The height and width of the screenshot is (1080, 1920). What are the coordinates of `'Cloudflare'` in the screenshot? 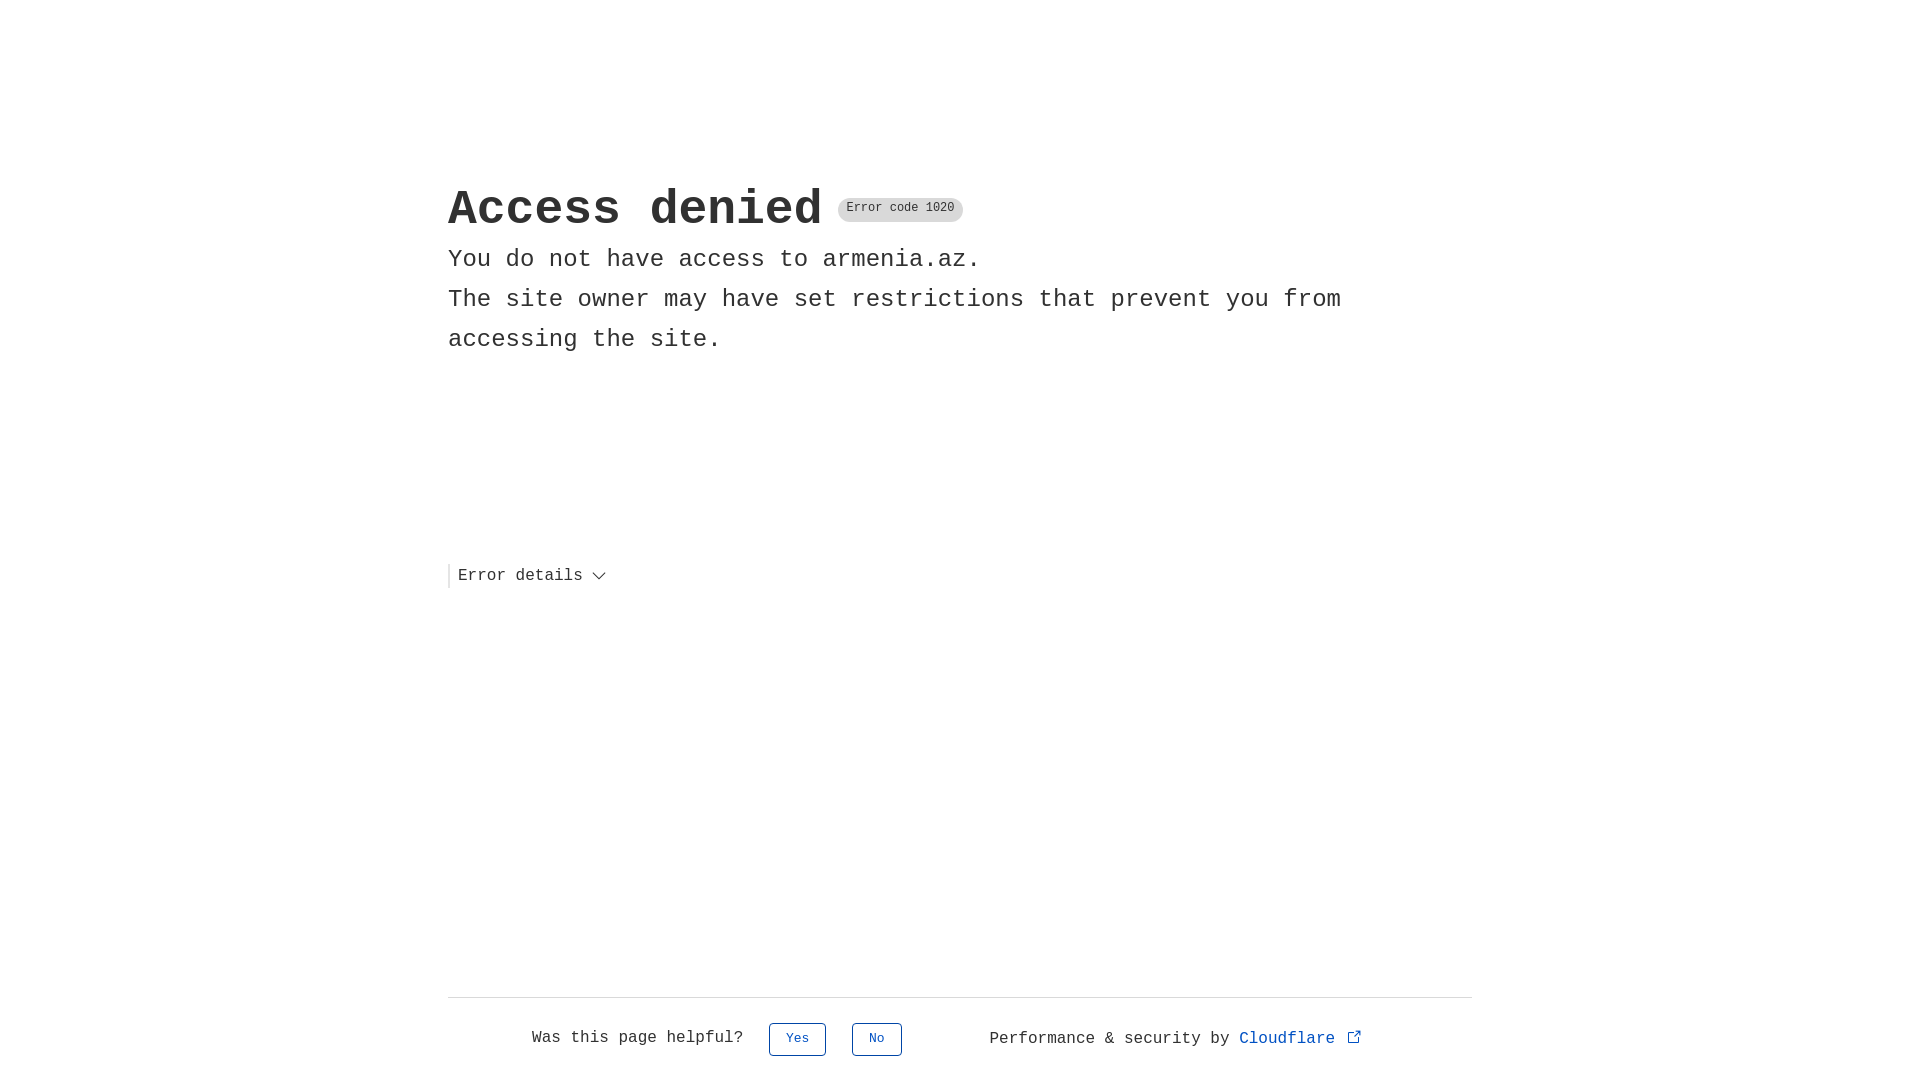 It's located at (1301, 1037).